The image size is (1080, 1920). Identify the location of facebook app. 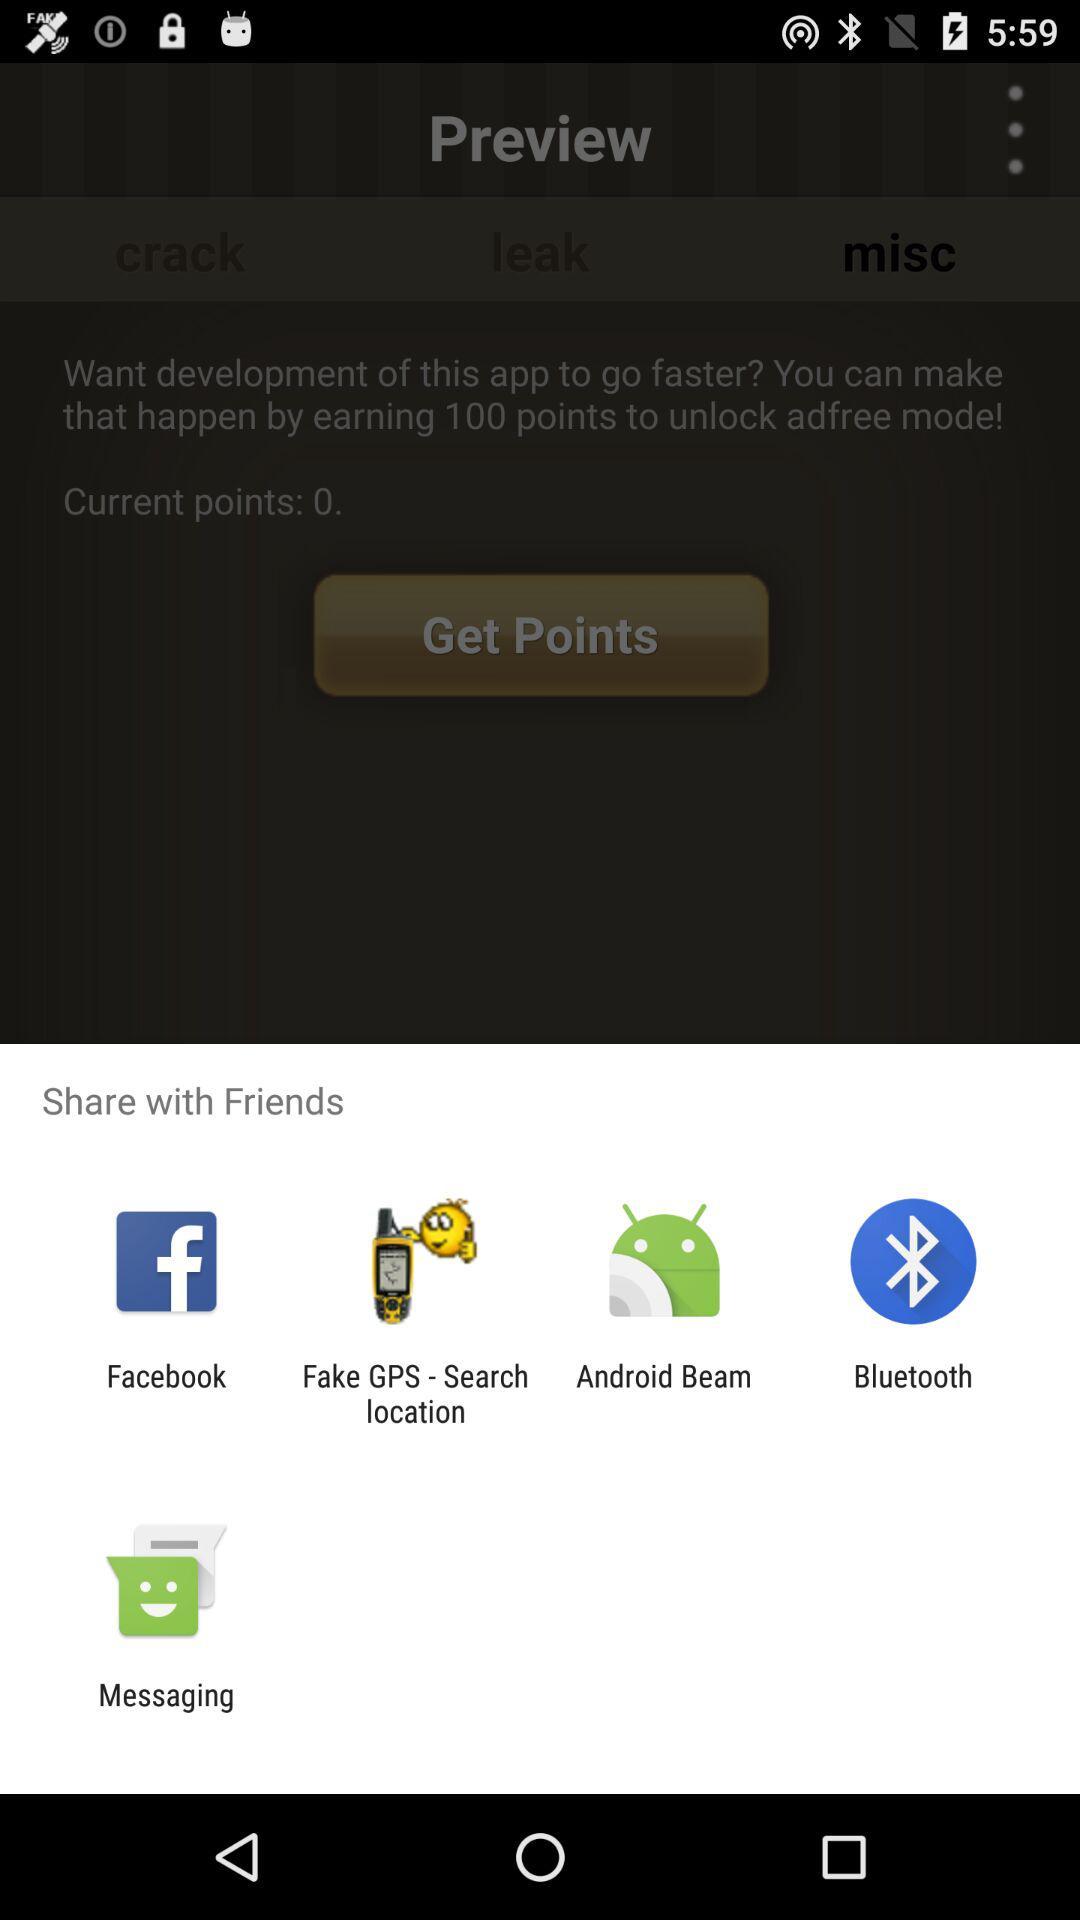
(165, 1392).